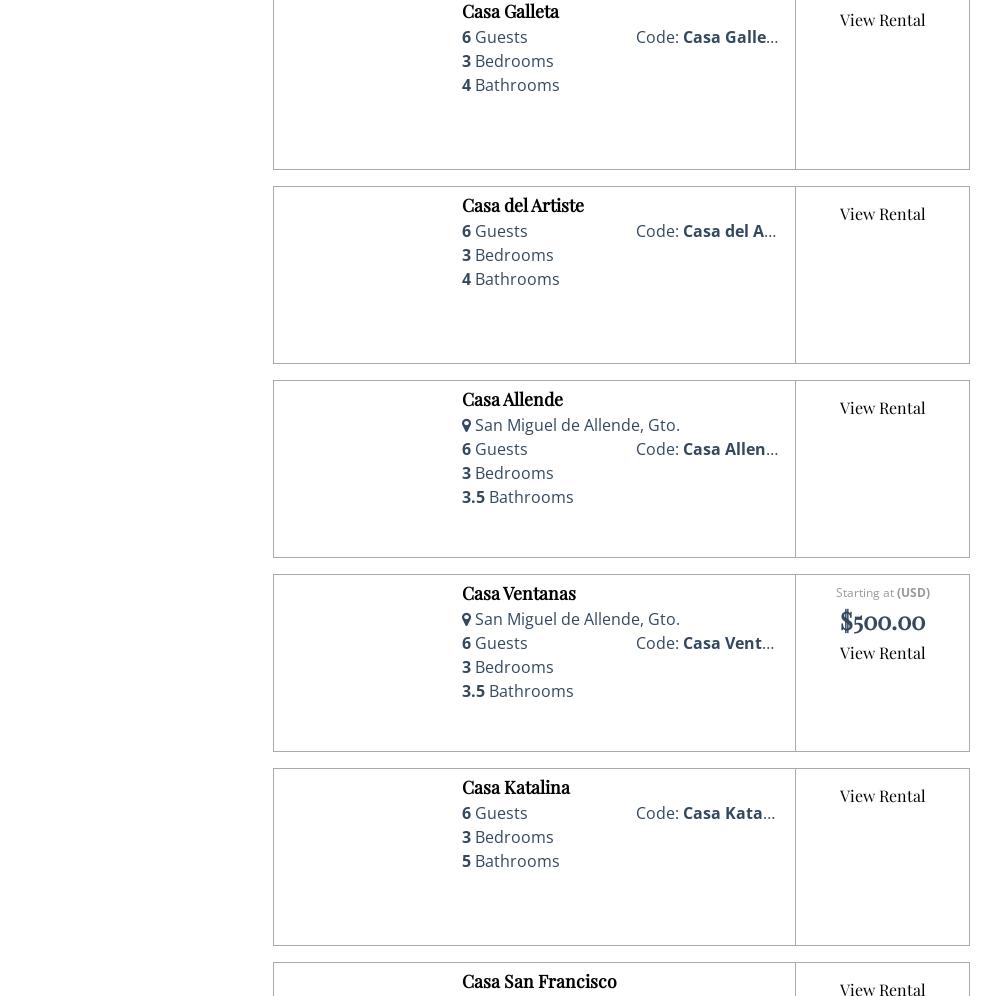  I want to click on 'Casa San Francisco', so click(461, 979).